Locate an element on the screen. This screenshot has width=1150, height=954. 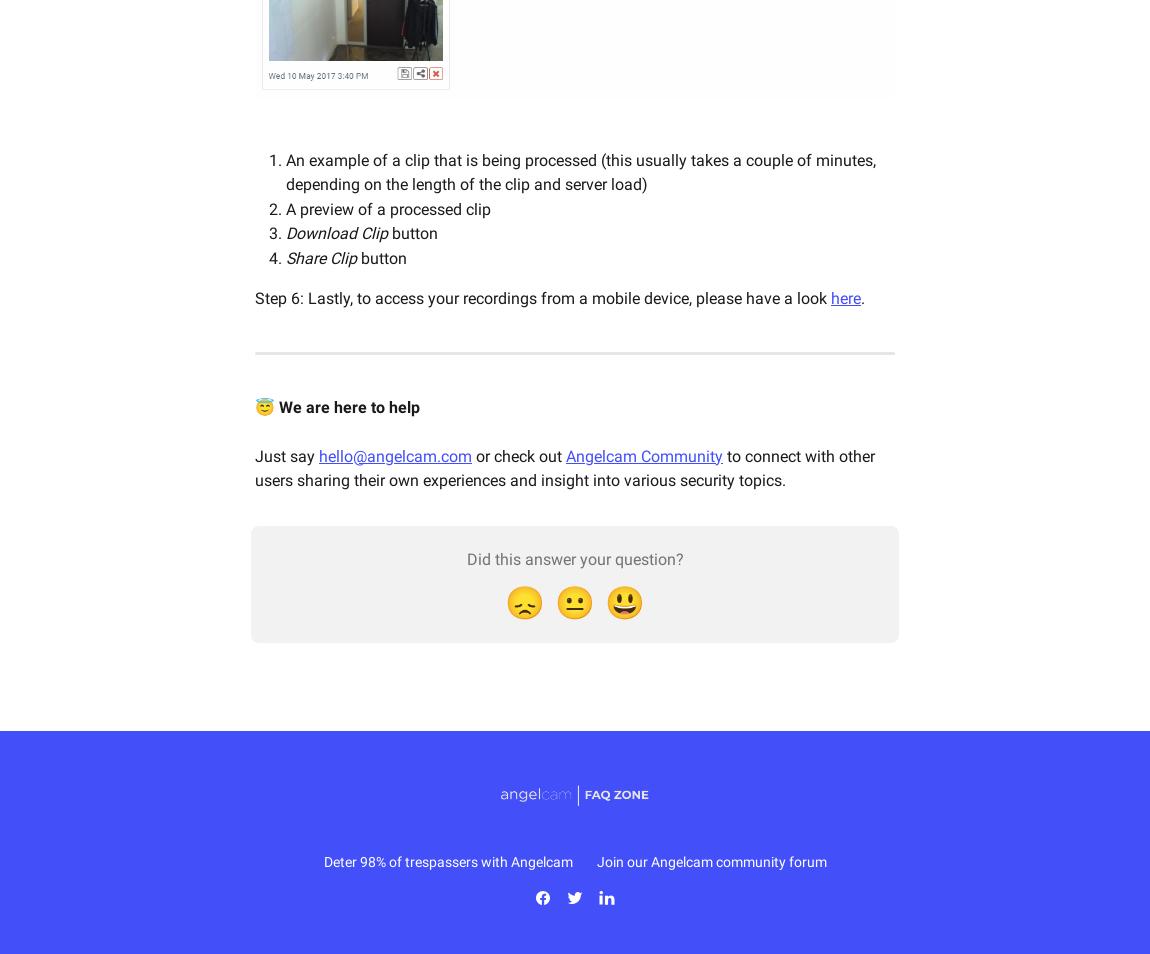
'A preview of a processed clip' is located at coordinates (285, 207).